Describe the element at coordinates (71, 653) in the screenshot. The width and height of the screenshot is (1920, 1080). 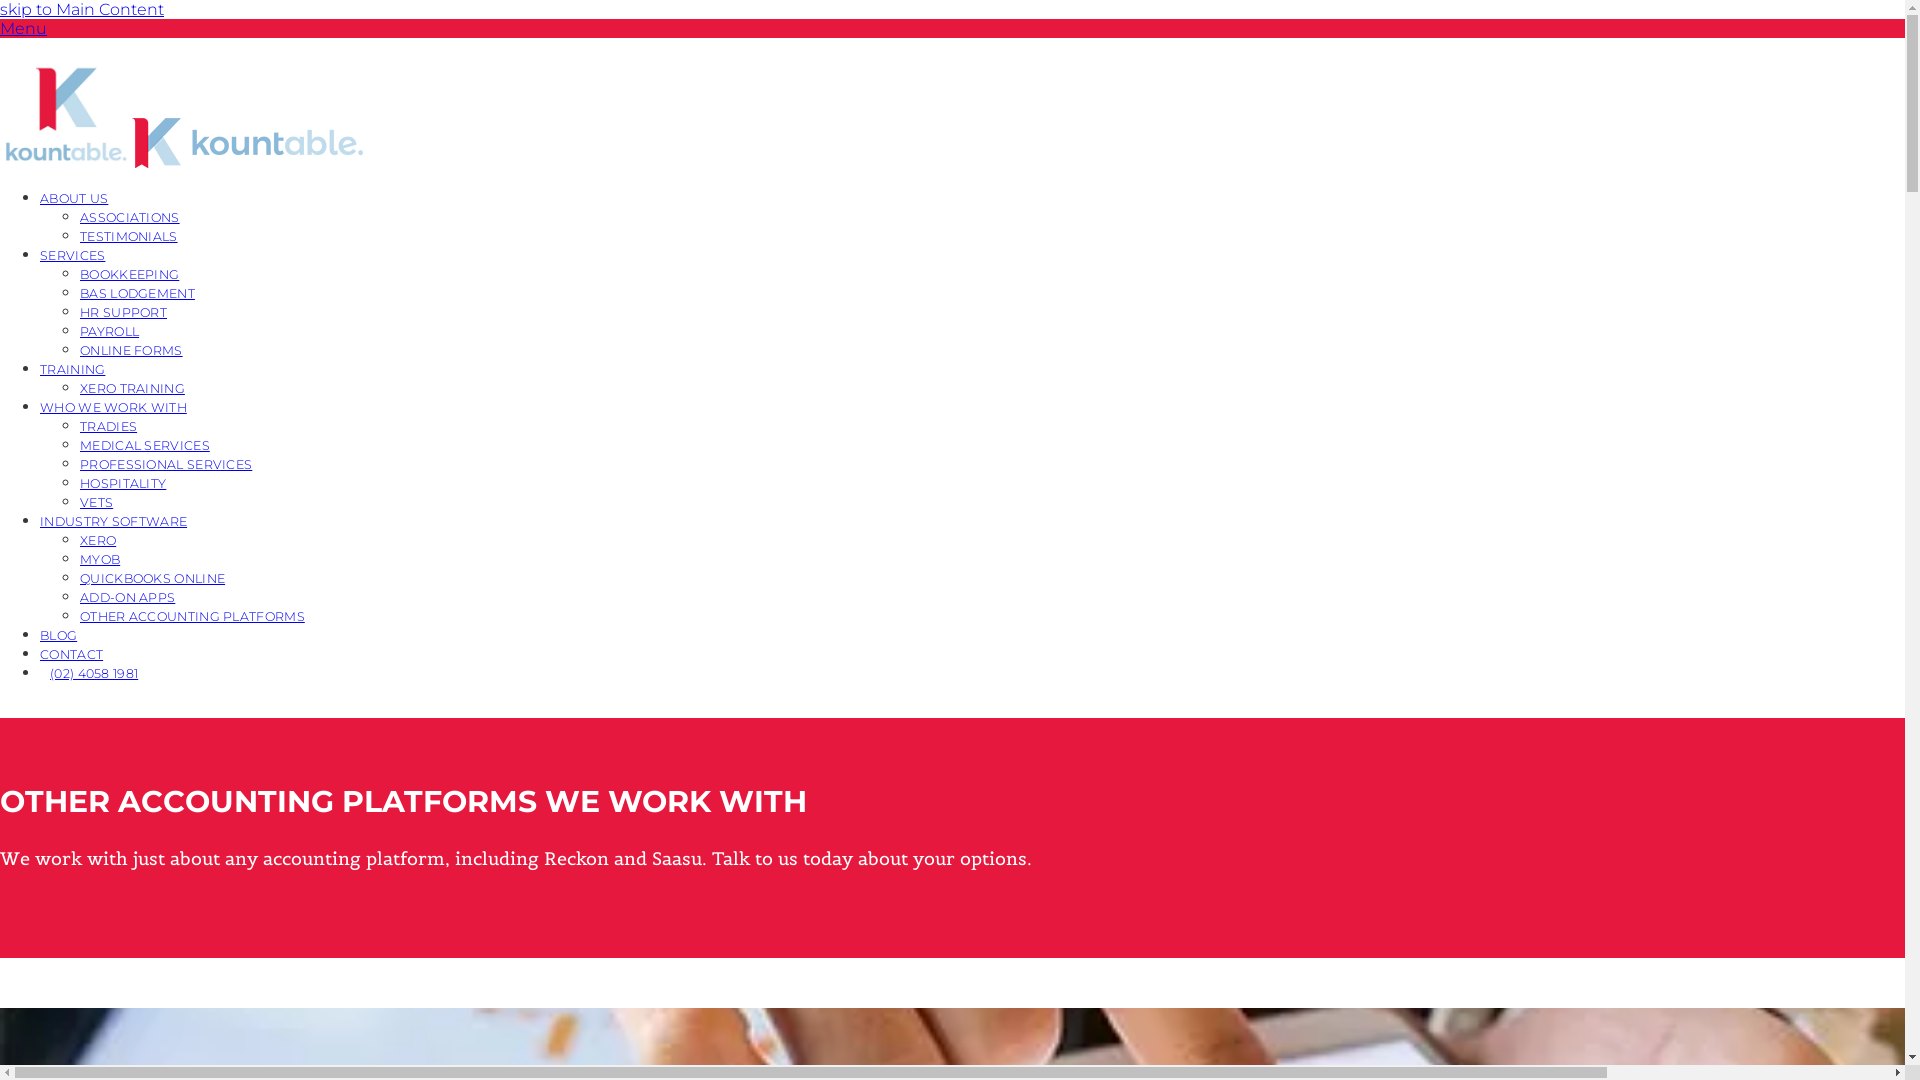
I see `'CONTACT'` at that location.